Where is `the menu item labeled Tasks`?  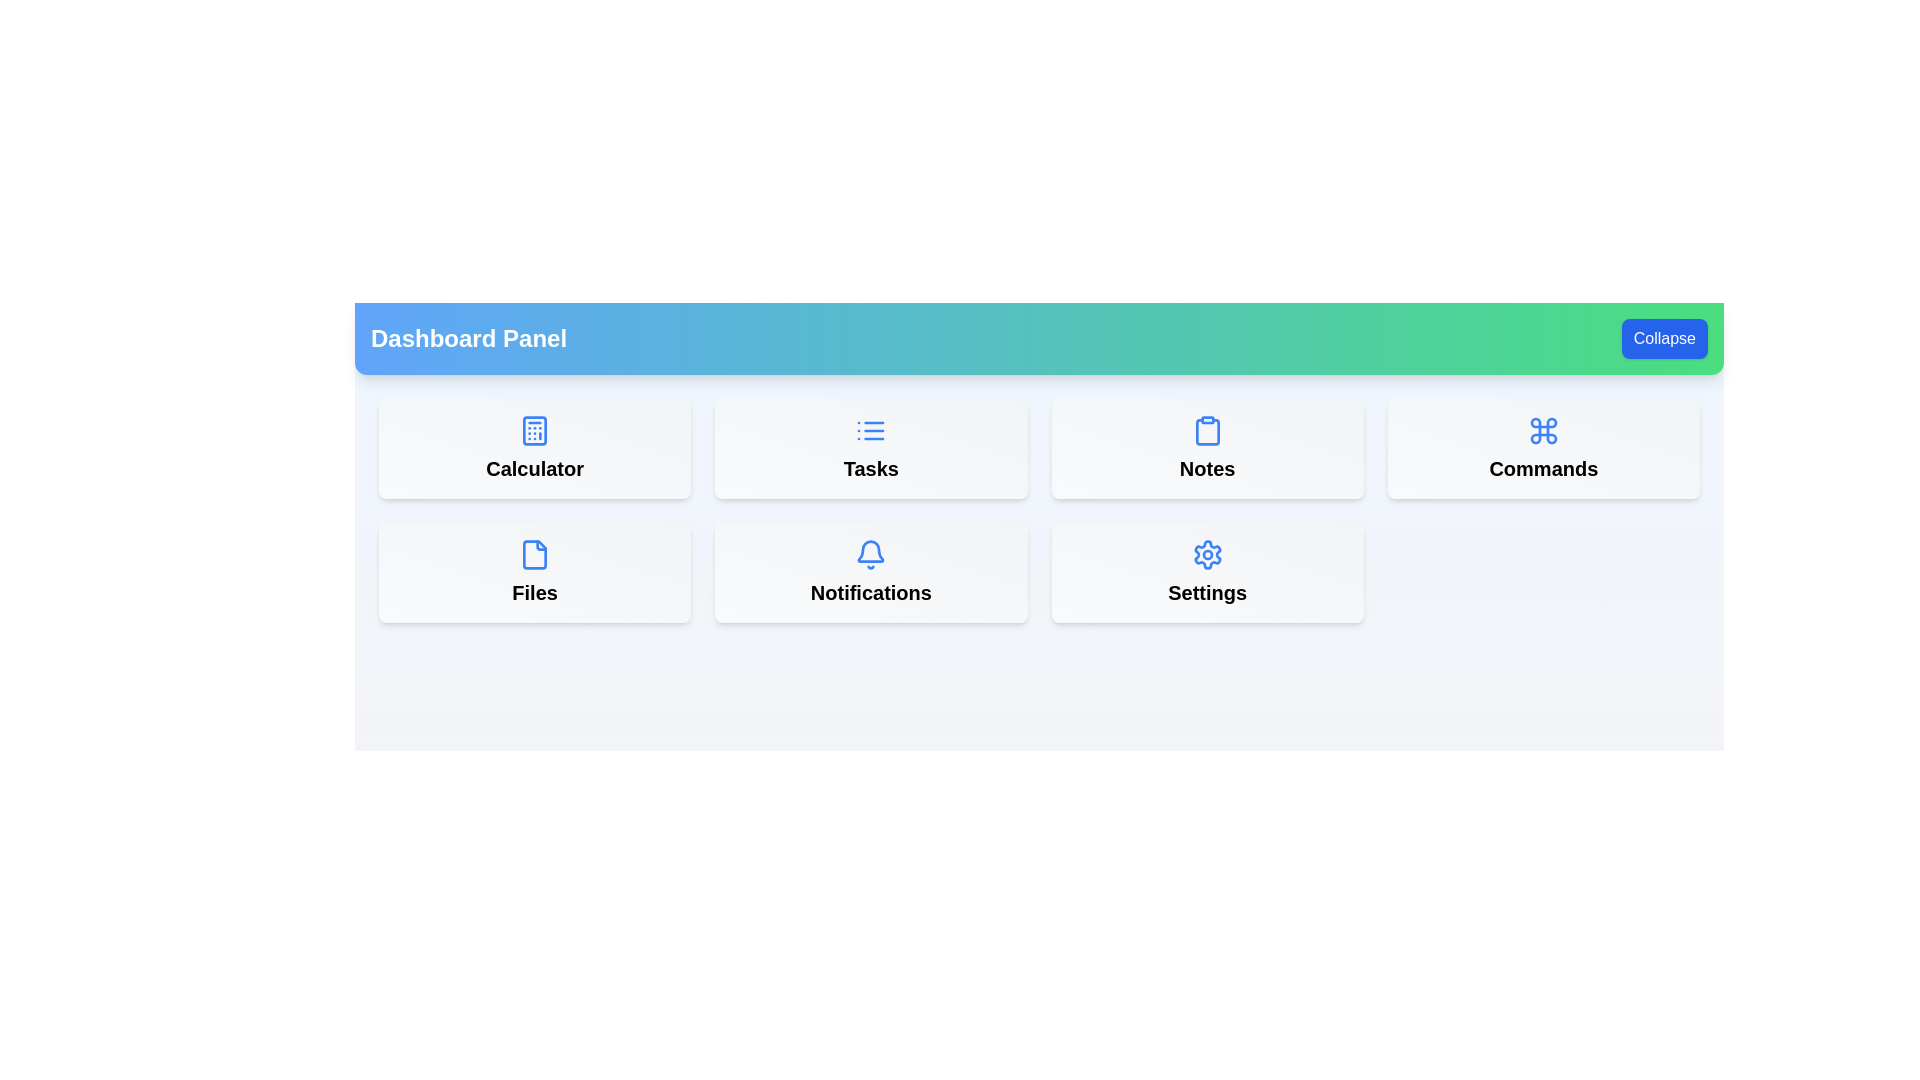
the menu item labeled Tasks is located at coordinates (871, 447).